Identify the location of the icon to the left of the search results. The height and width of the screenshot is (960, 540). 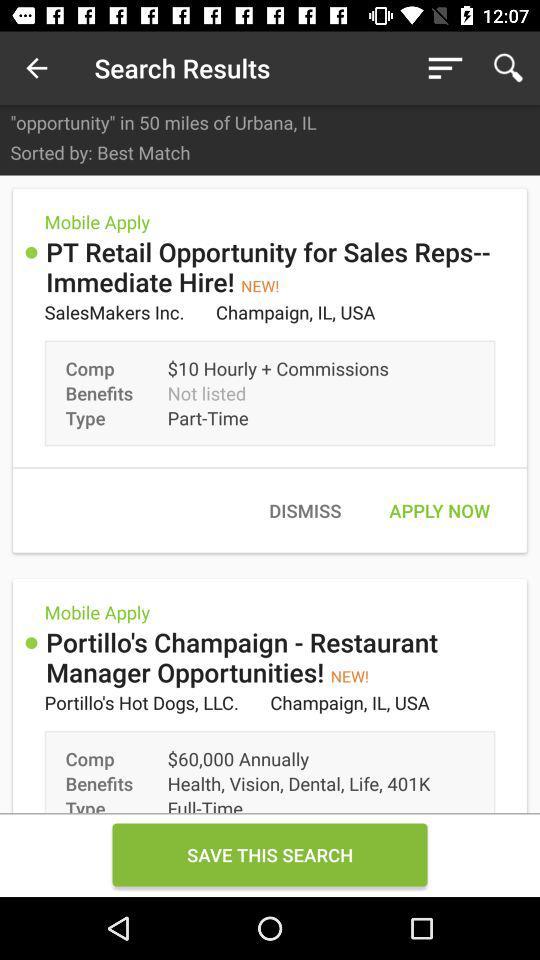
(36, 68).